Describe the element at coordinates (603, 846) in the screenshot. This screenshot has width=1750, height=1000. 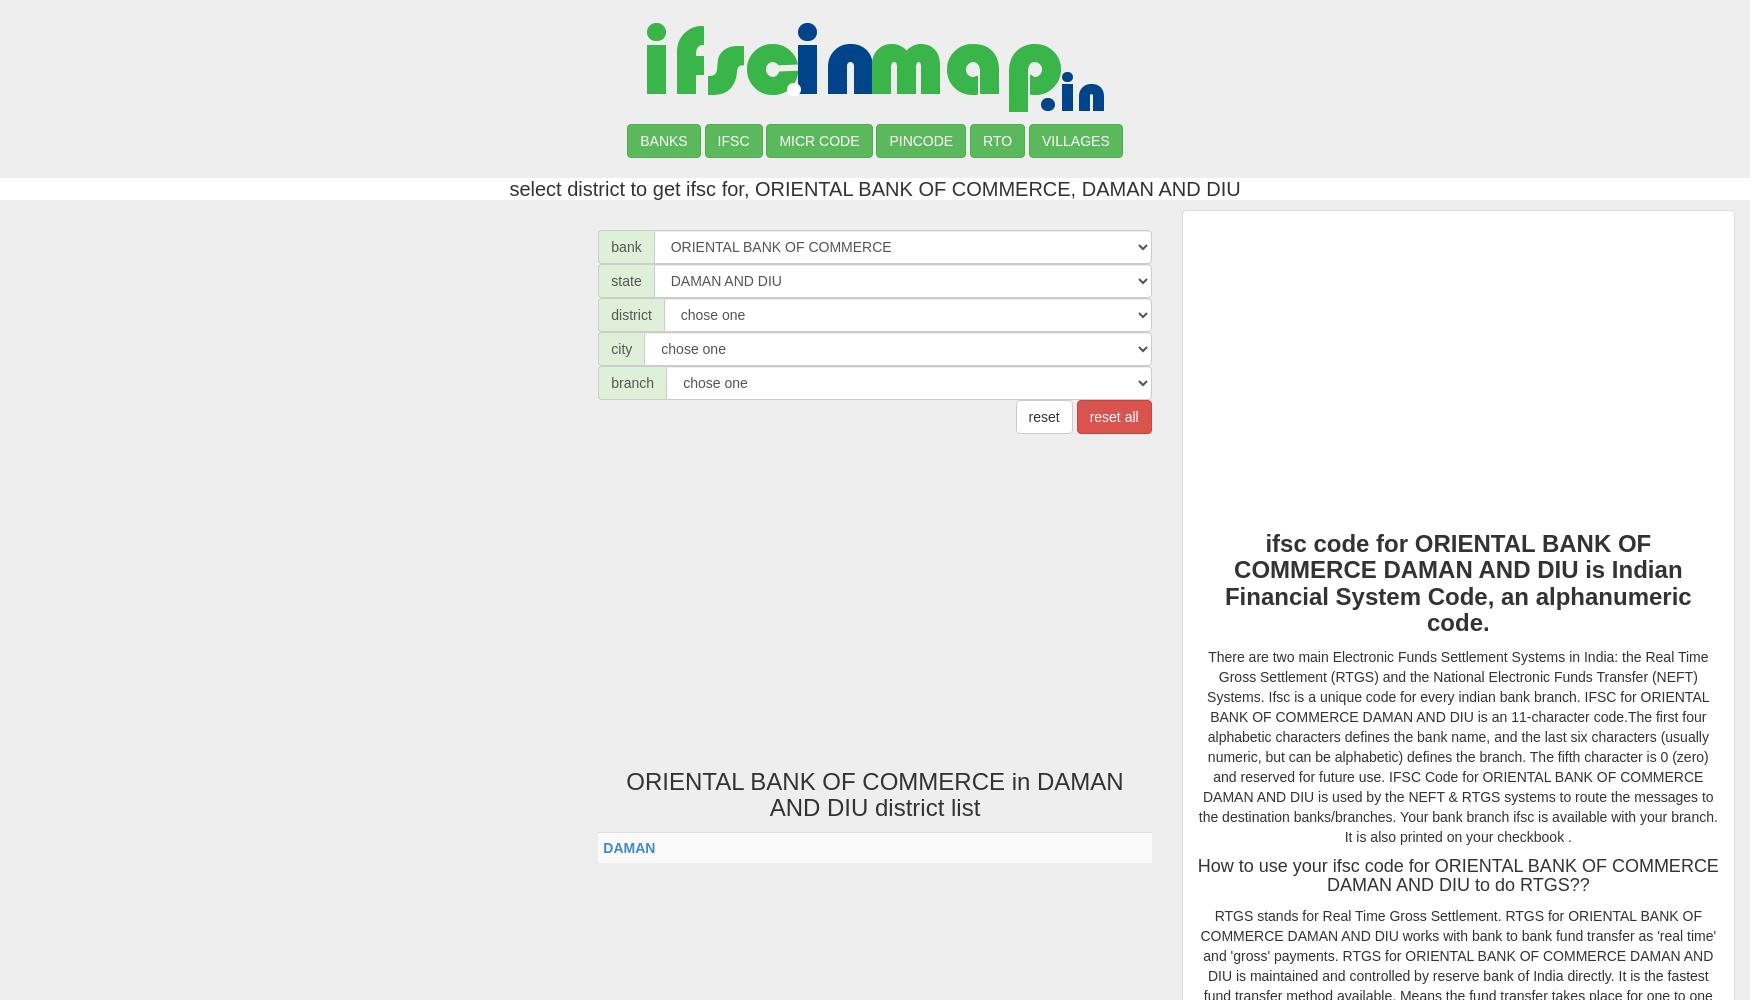
I see `'DAMAN'` at that location.